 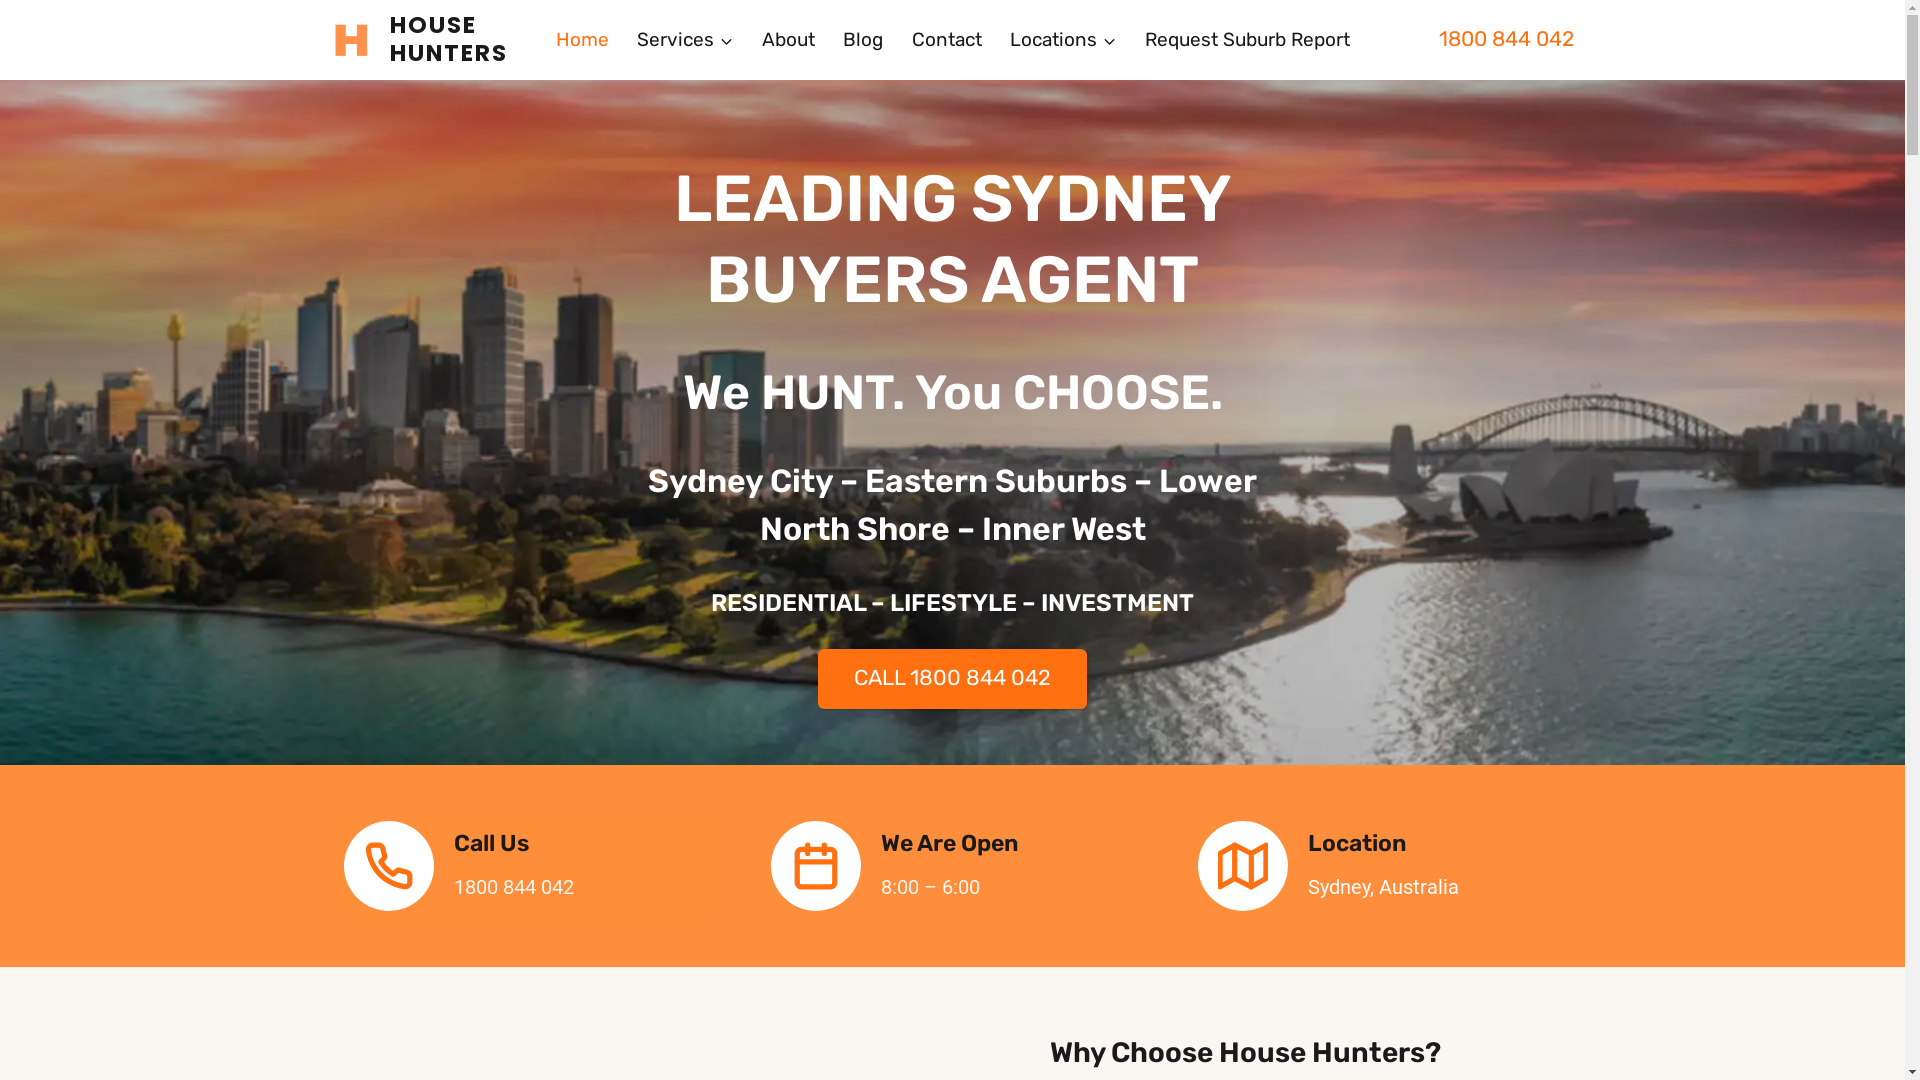 I want to click on 'Home', so click(x=580, y=39).